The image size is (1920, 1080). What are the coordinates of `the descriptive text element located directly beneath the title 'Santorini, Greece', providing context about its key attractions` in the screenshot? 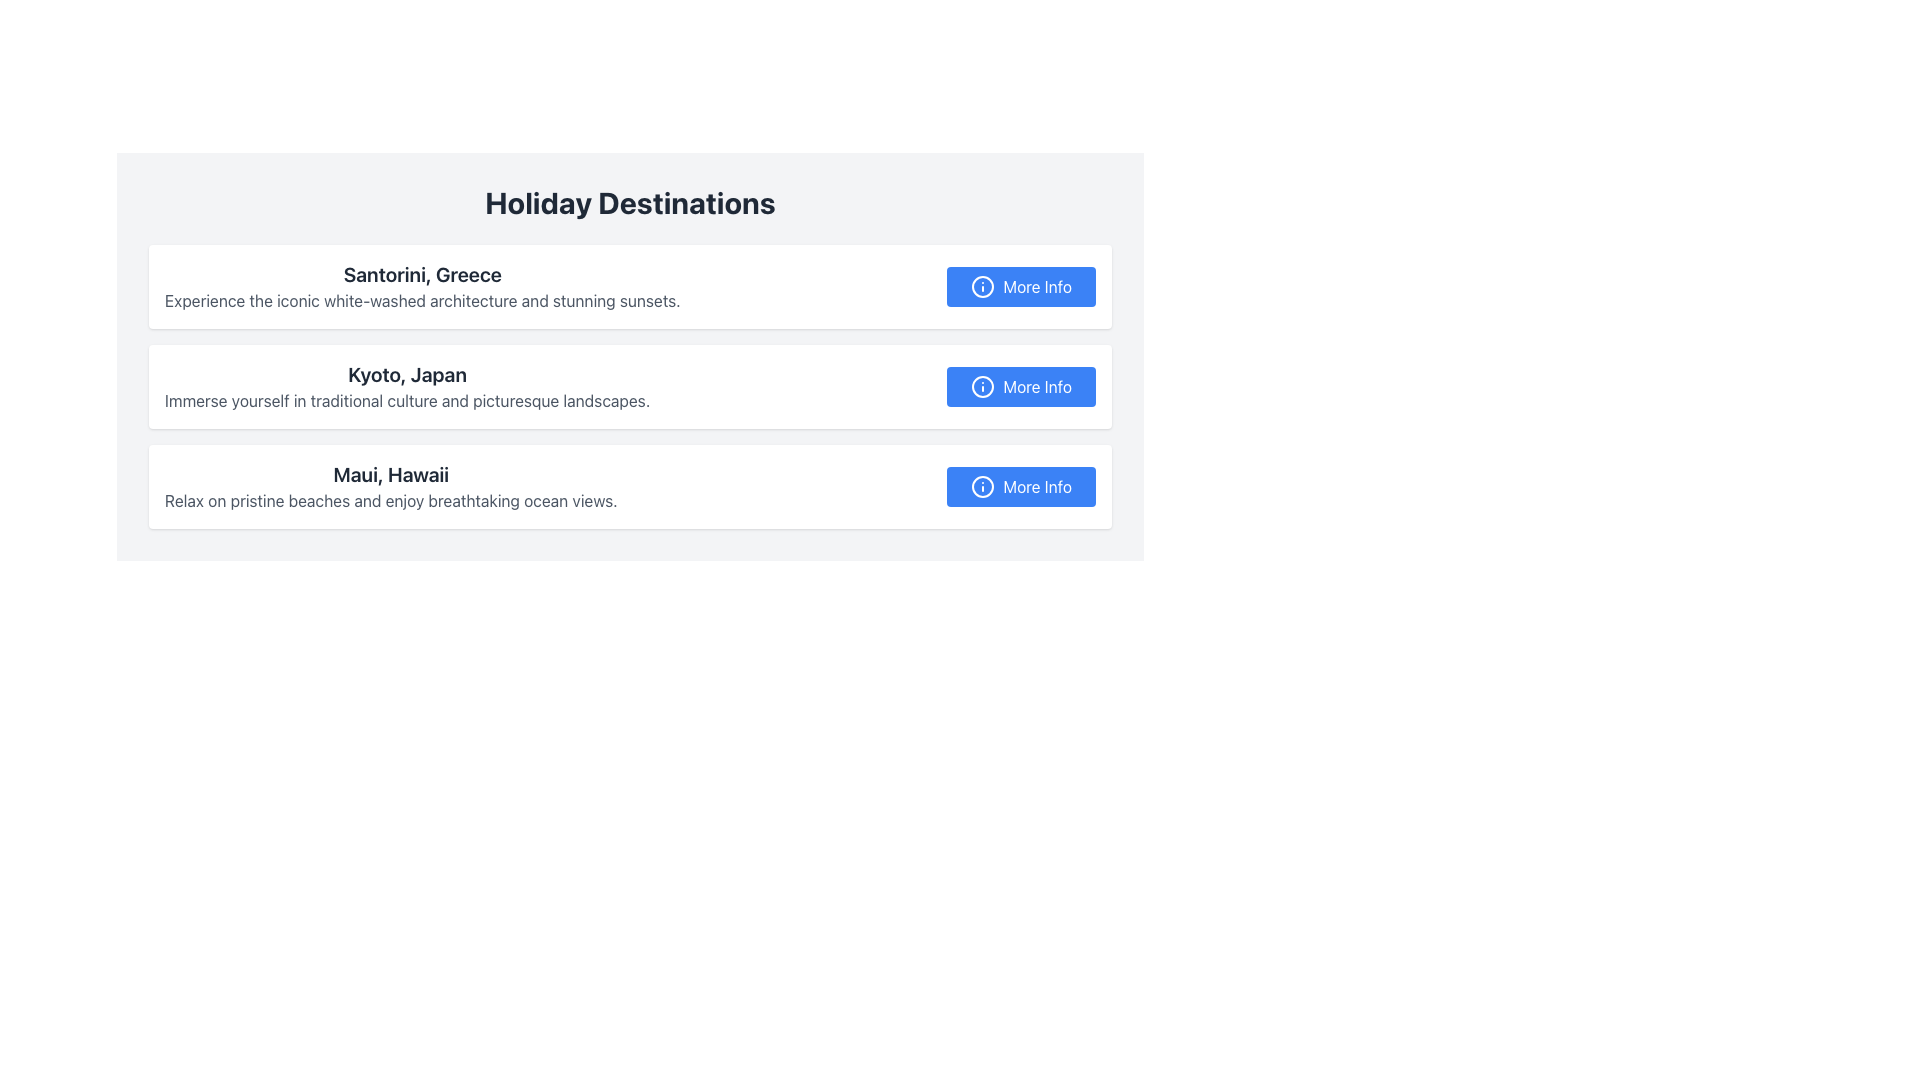 It's located at (421, 300).